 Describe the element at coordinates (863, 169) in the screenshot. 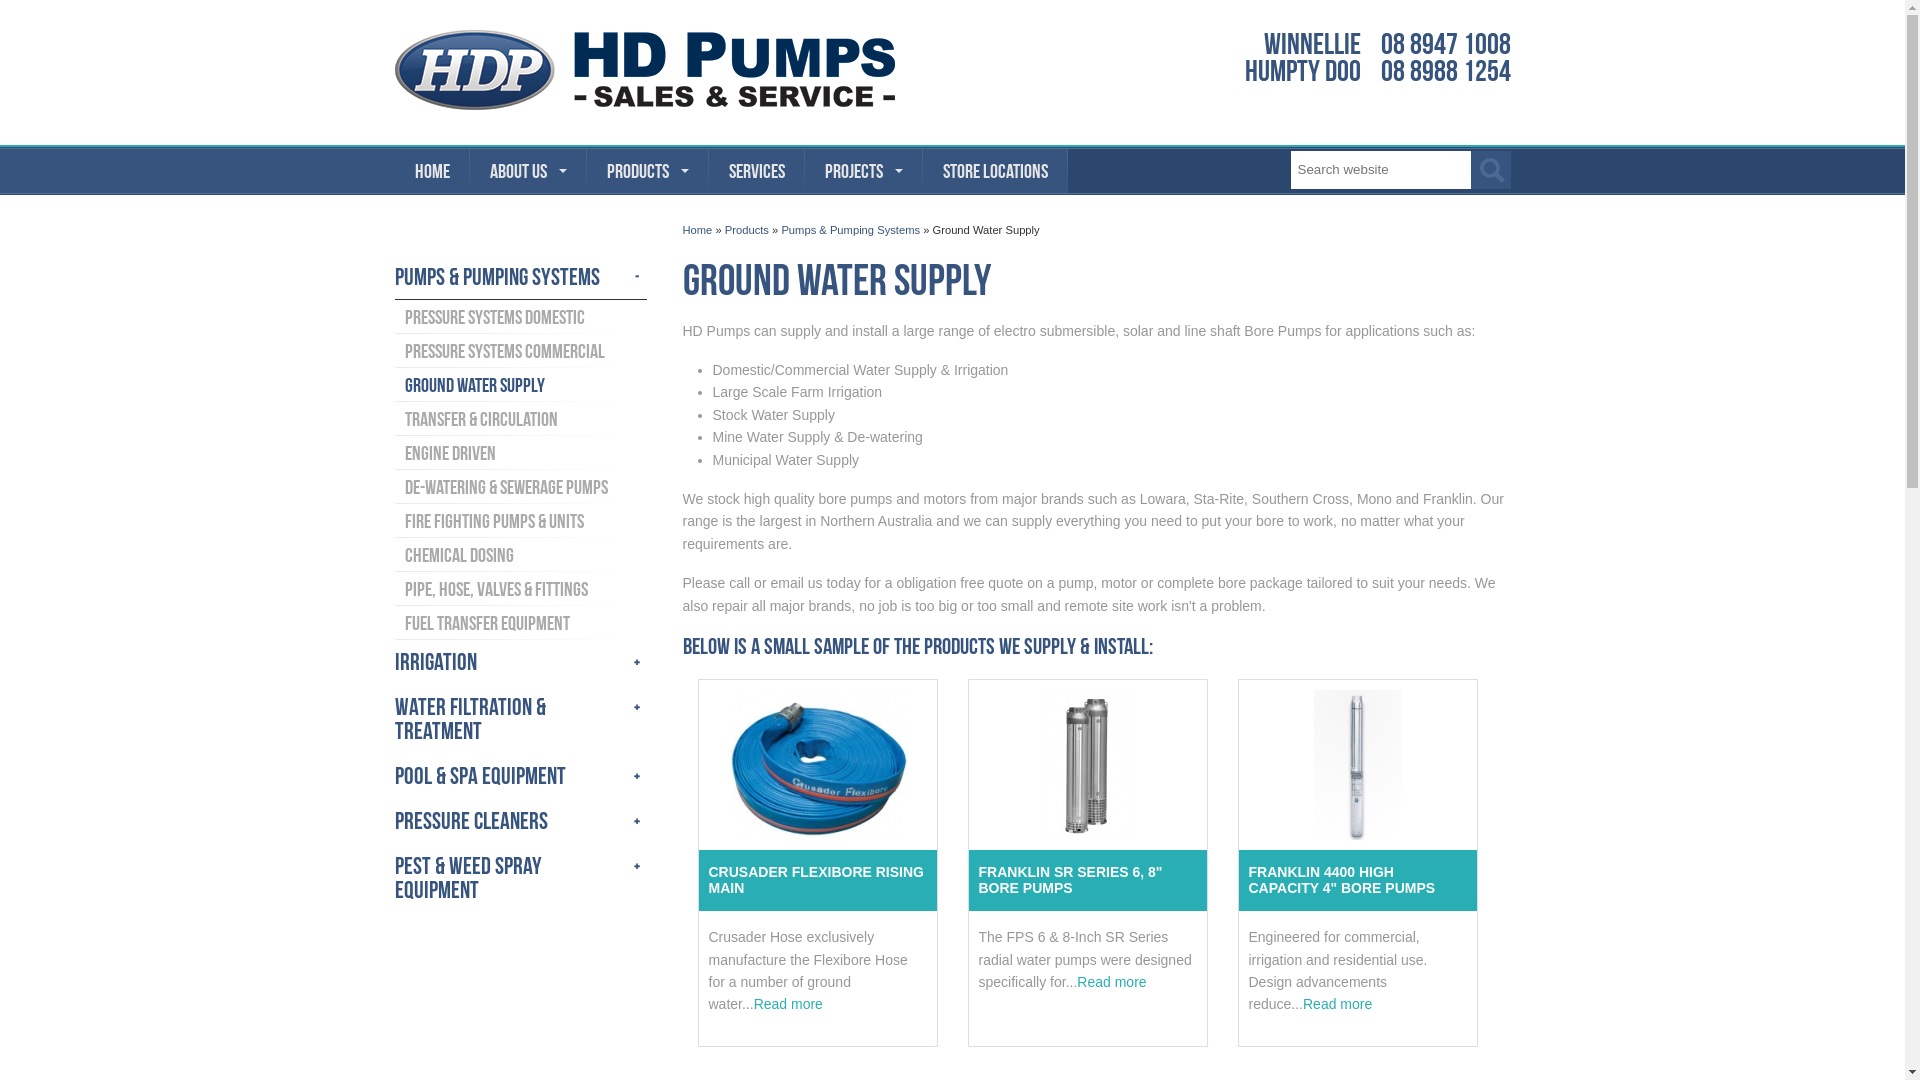

I see `'PROJECTS'` at that location.